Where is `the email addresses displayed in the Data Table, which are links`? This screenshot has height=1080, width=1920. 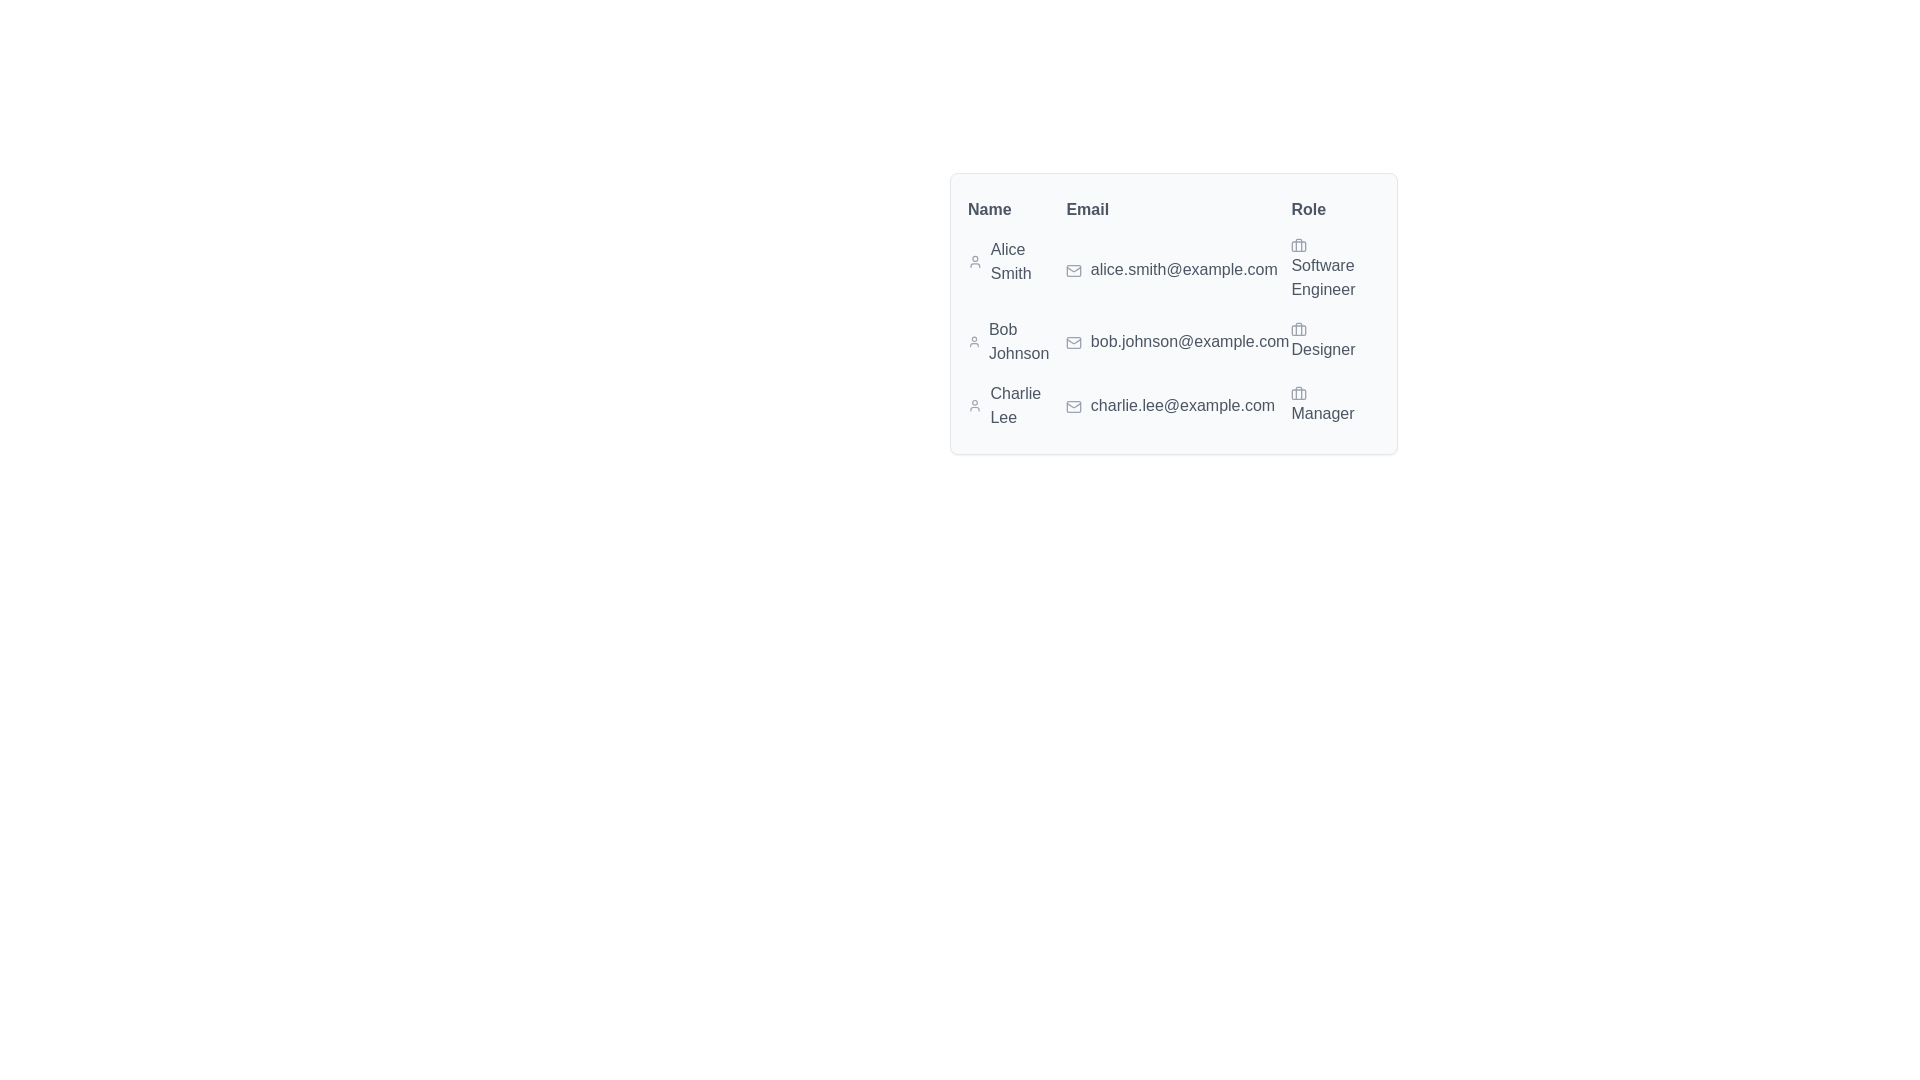 the email addresses displayed in the Data Table, which are links is located at coordinates (1174, 313).